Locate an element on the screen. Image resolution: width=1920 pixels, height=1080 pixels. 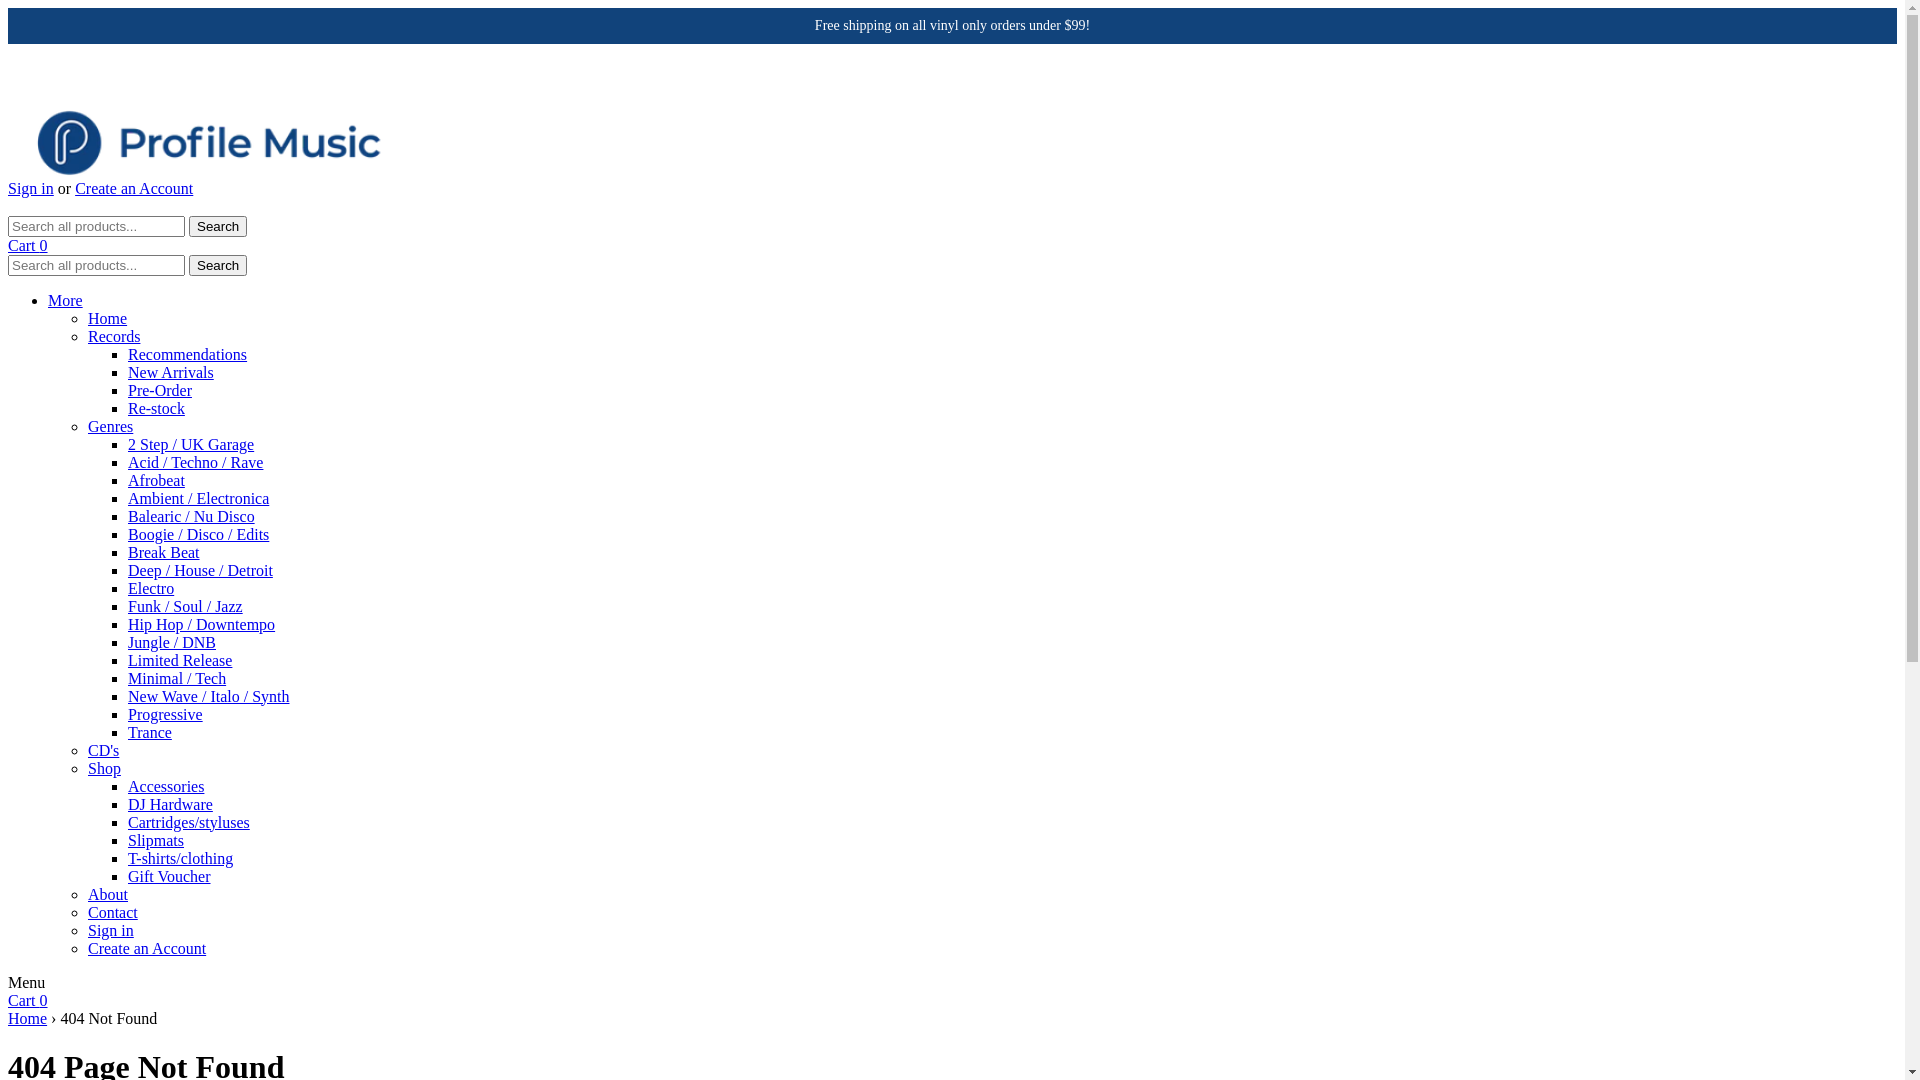
'Minimal / Tech' is located at coordinates (177, 677).